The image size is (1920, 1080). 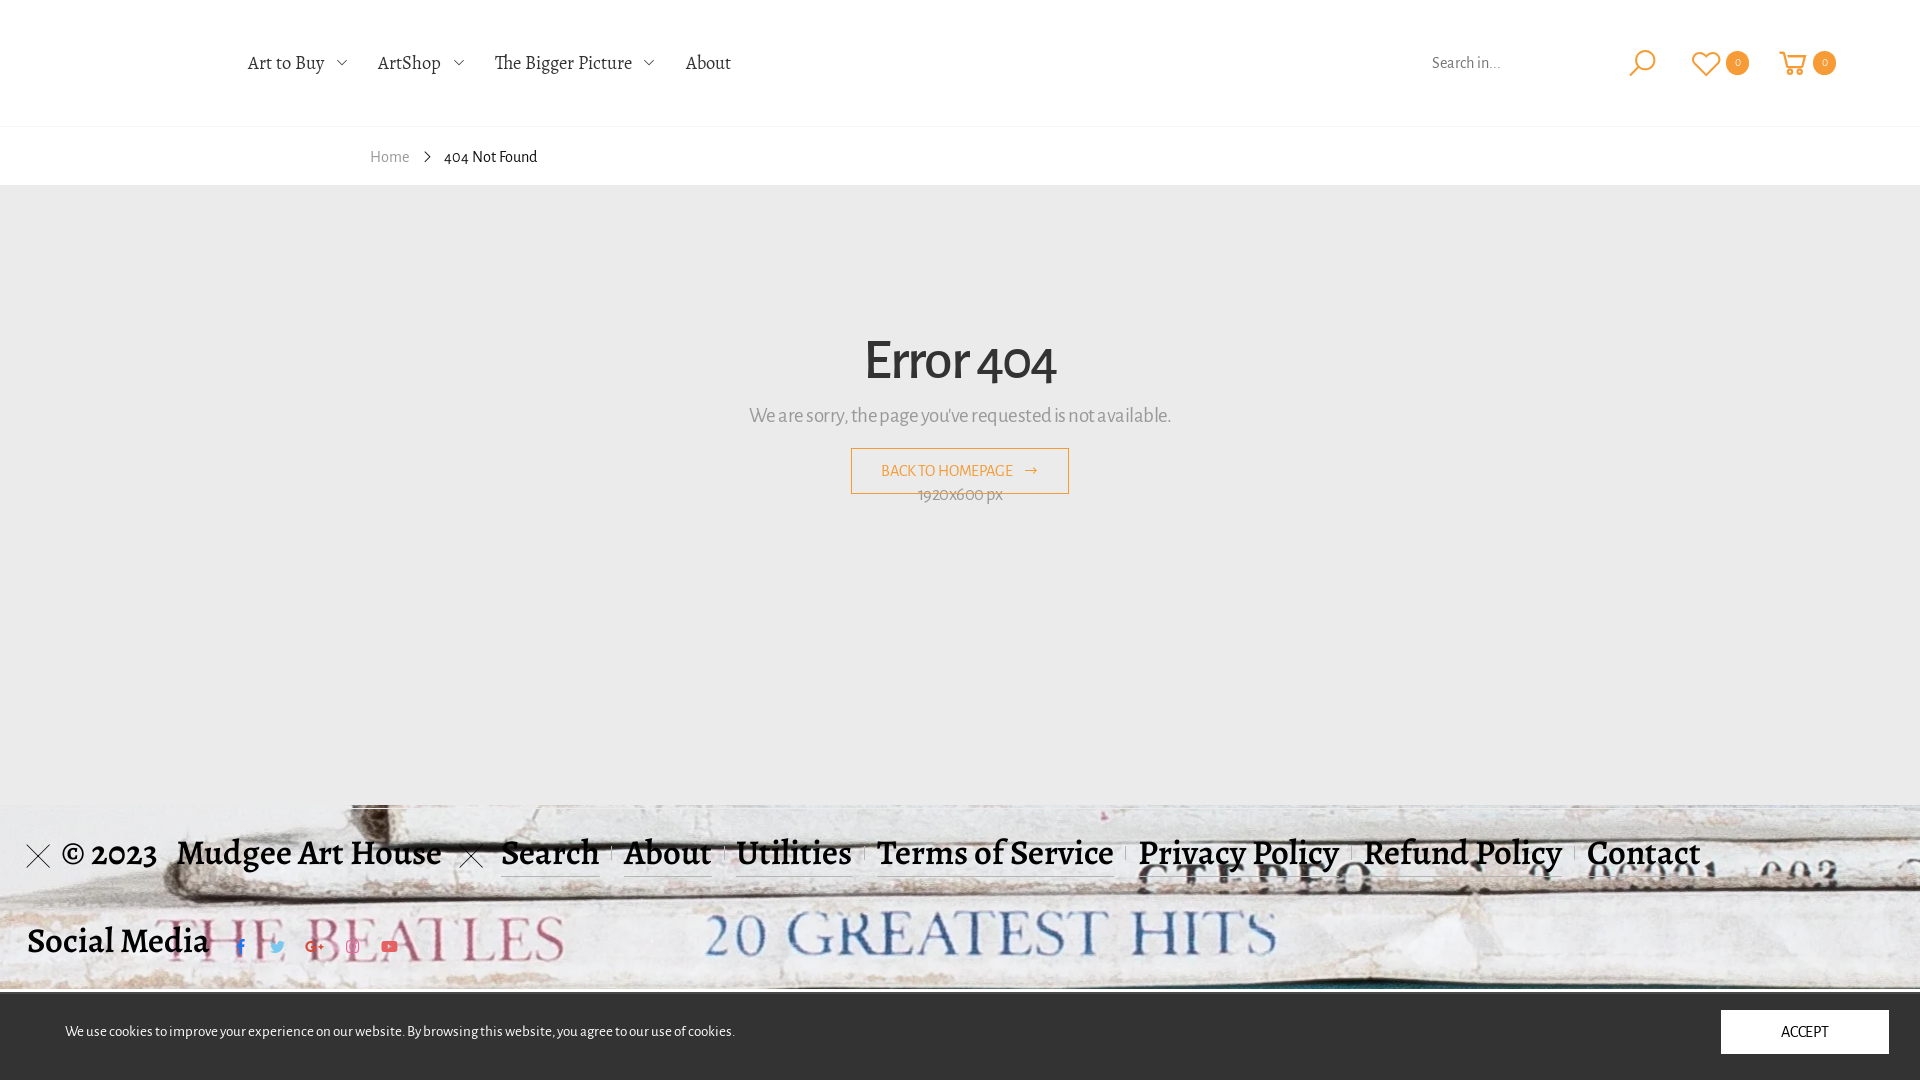 I want to click on 'Refund Policy', so click(x=1462, y=852).